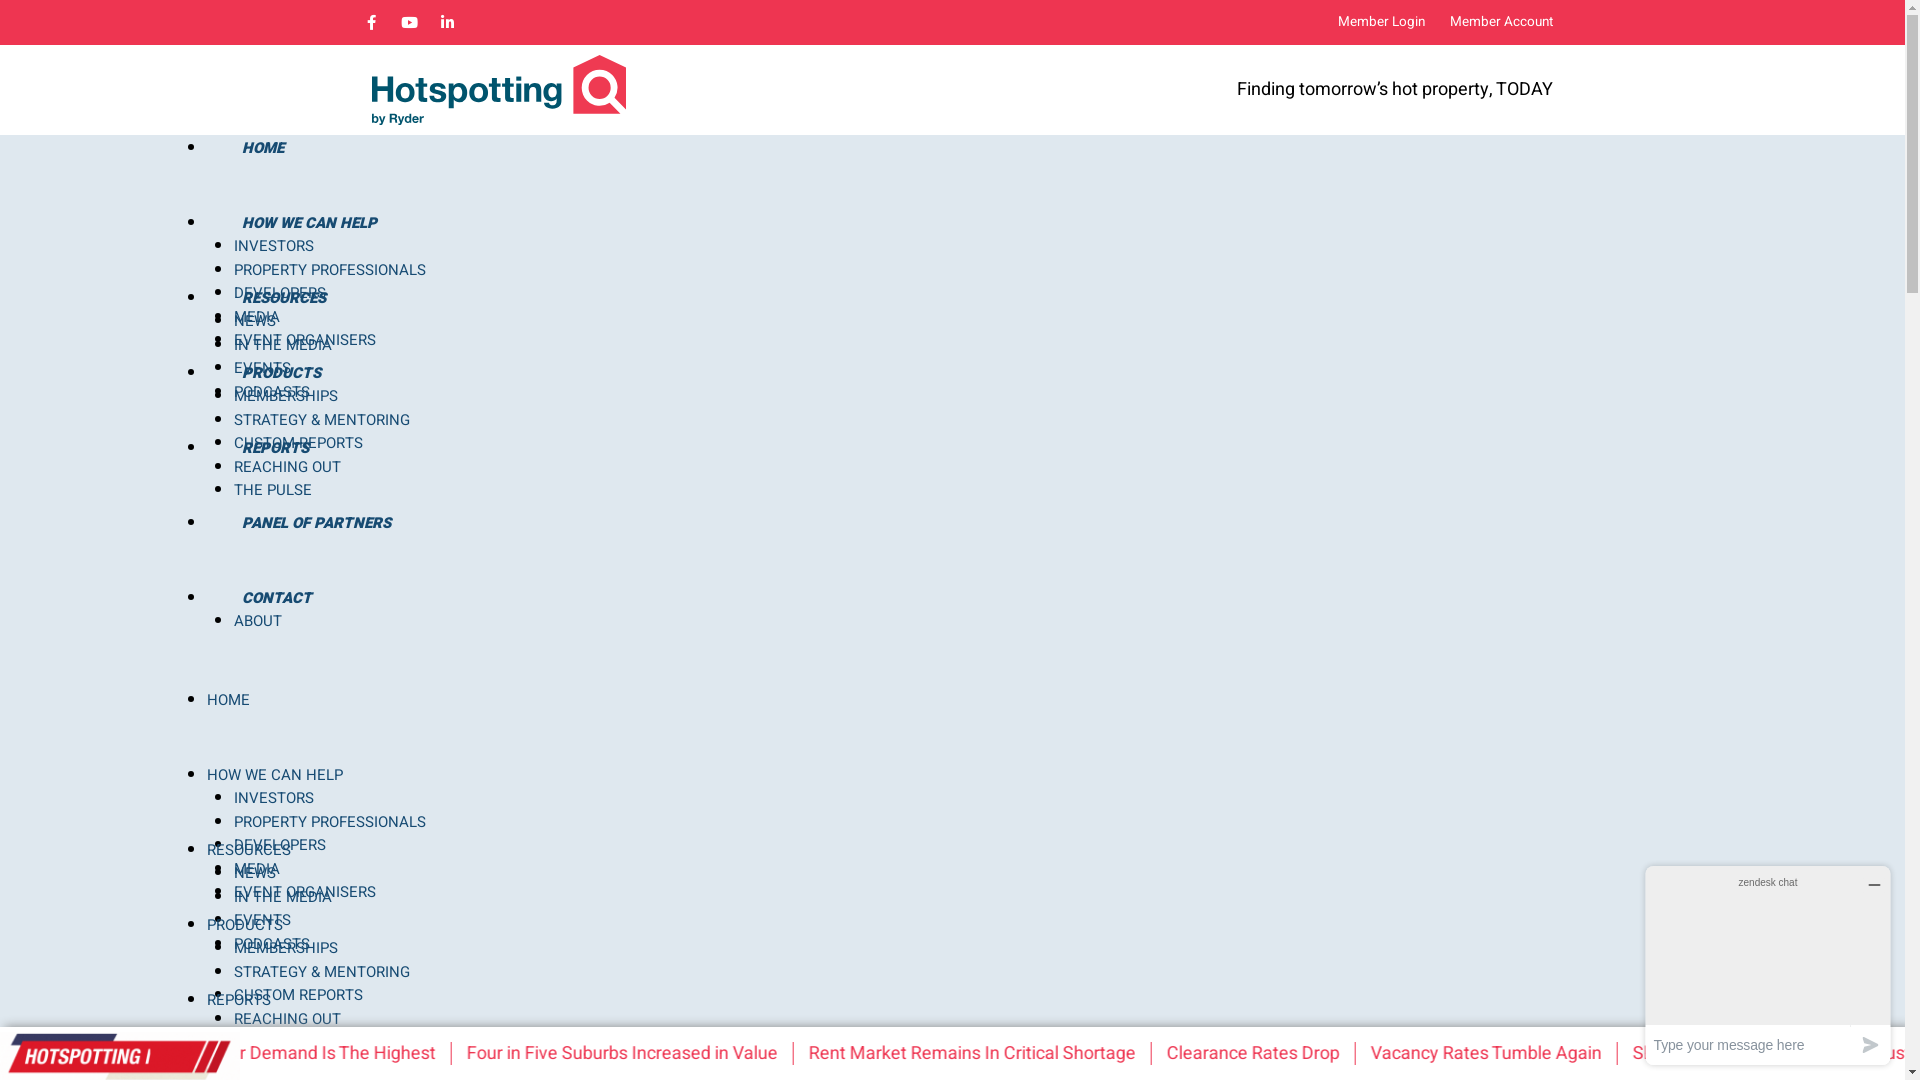 This screenshot has width=1920, height=1080. What do you see at coordinates (833, 1052) in the screenshot?
I see `'Rent Market Remains In Critical Shortage'` at bounding box center [833, 1052].